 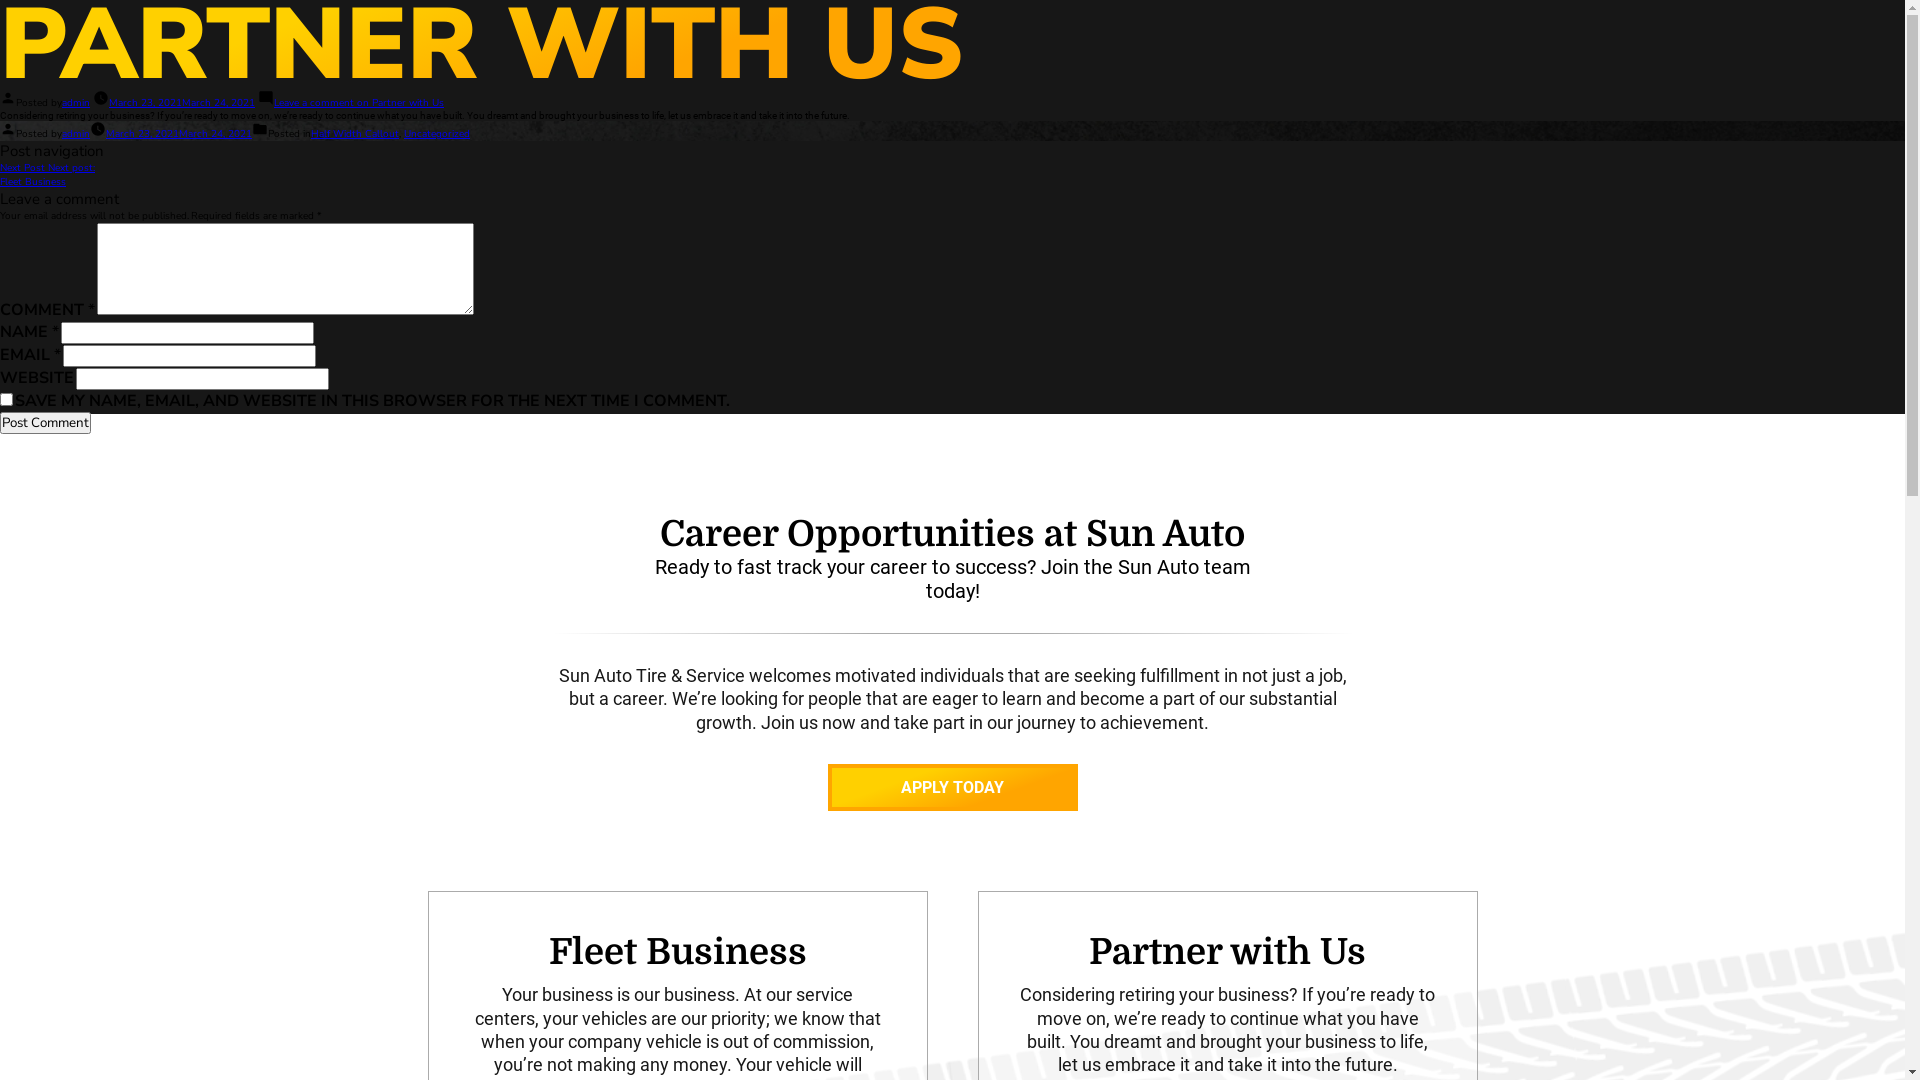 I want to click on 'admin', so click(x=62, y=134).